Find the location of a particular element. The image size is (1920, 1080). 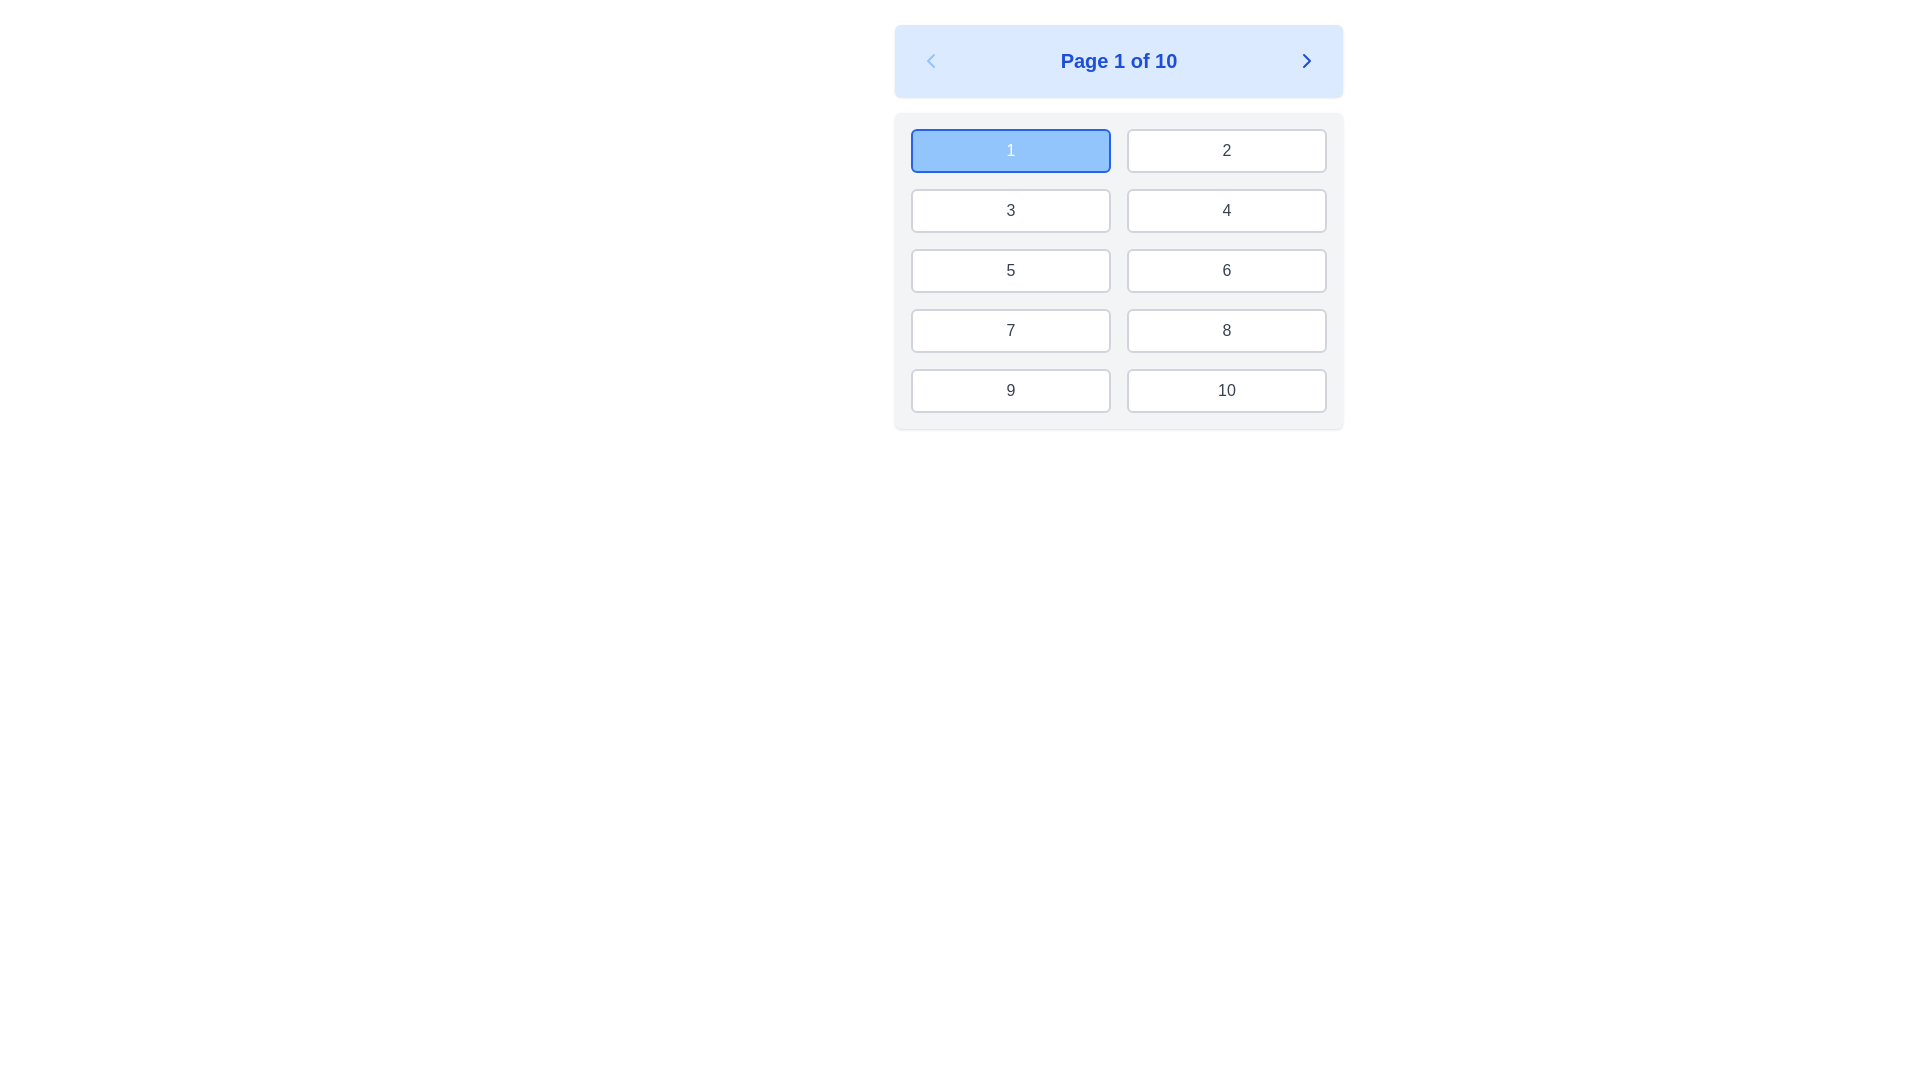

the right-facing chevron icon button located in the top-right corner of the navigation bar is located at coordinates (1306, 60).